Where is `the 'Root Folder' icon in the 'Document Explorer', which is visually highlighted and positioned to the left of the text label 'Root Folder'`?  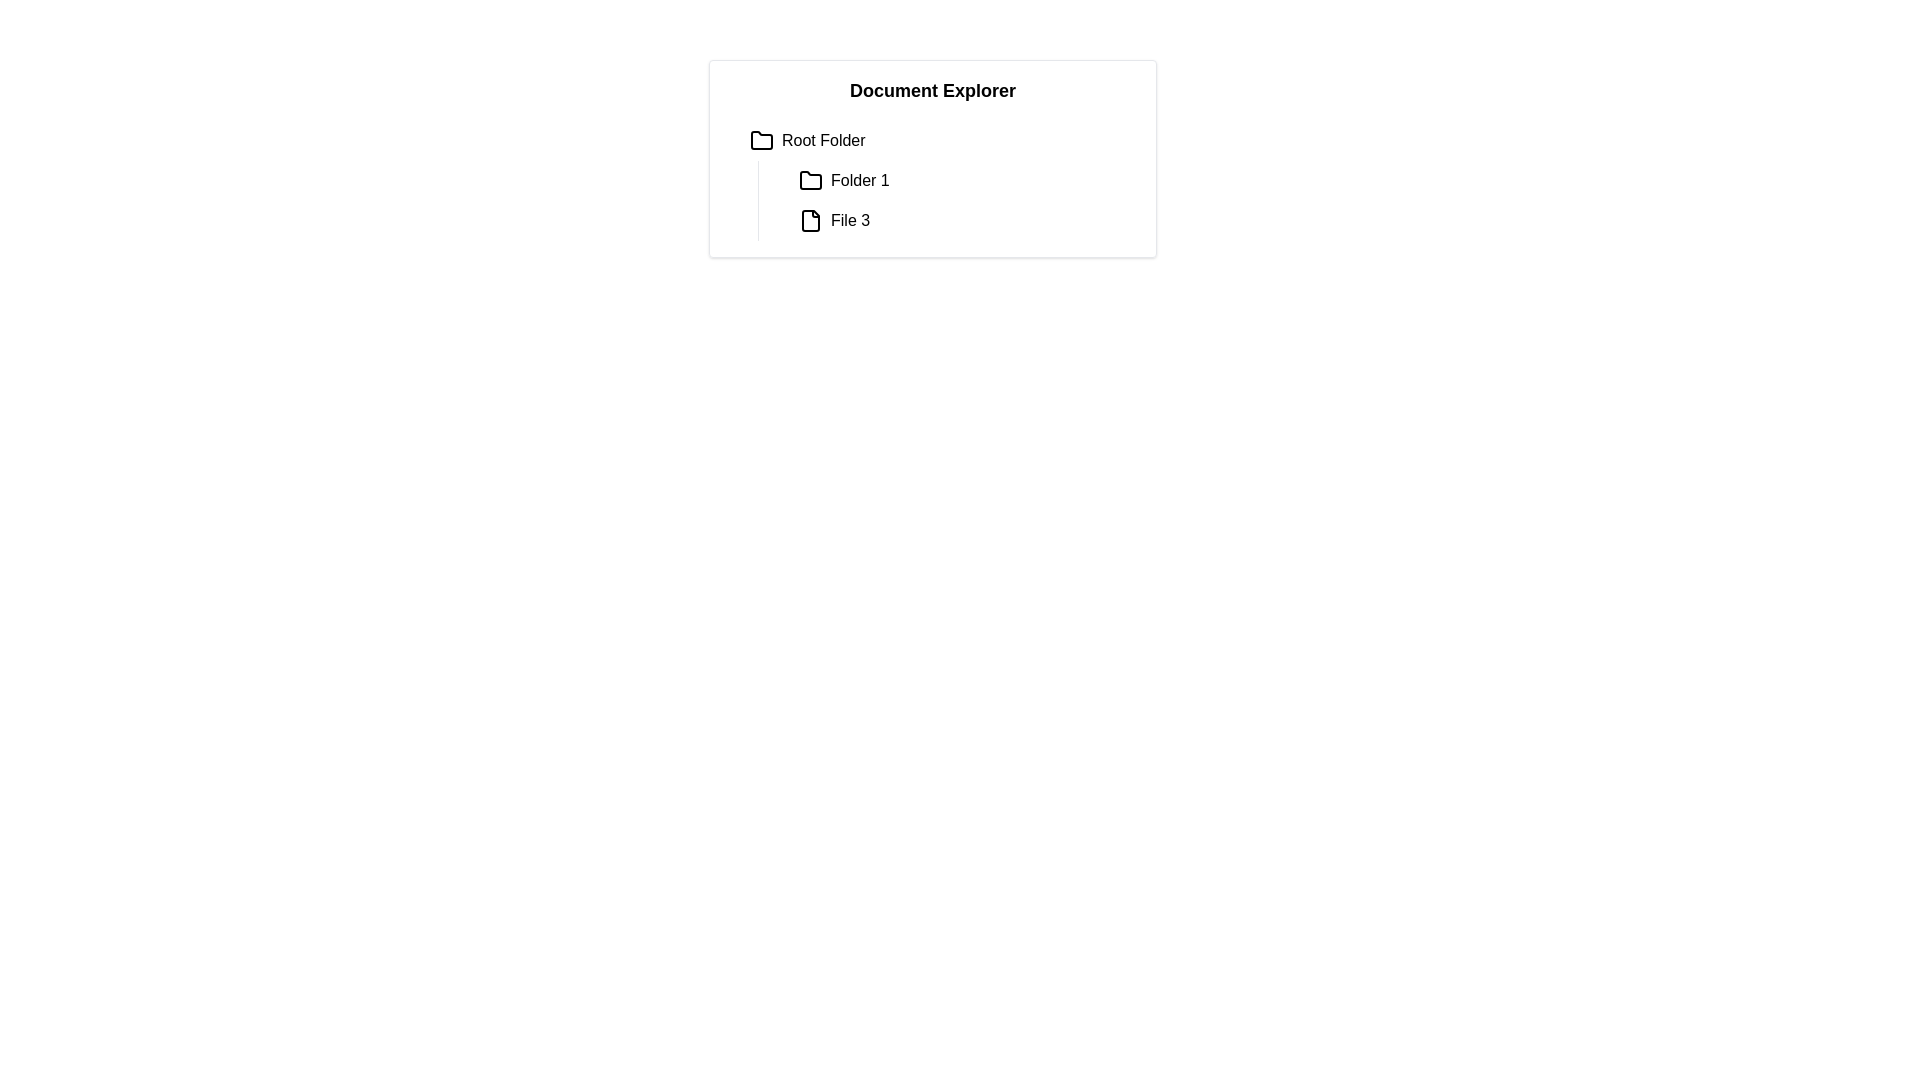 the 'Root Folder' icon in the 'Document Explorer', which is visually highlighted and positioned to the left of the text label 'Root Folder' is located at coordinates (761, 140).